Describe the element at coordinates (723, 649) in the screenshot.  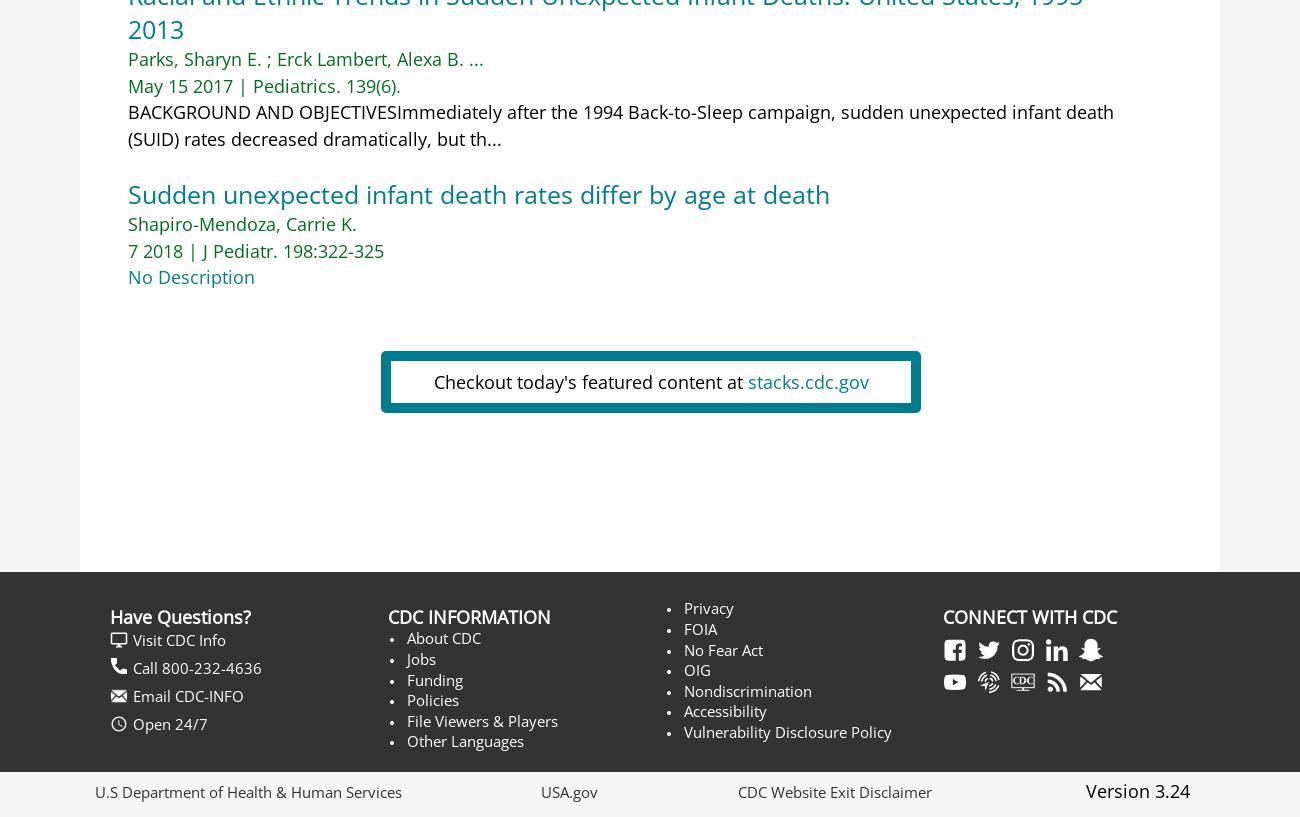
I see `'No Fear Act'` at that location.